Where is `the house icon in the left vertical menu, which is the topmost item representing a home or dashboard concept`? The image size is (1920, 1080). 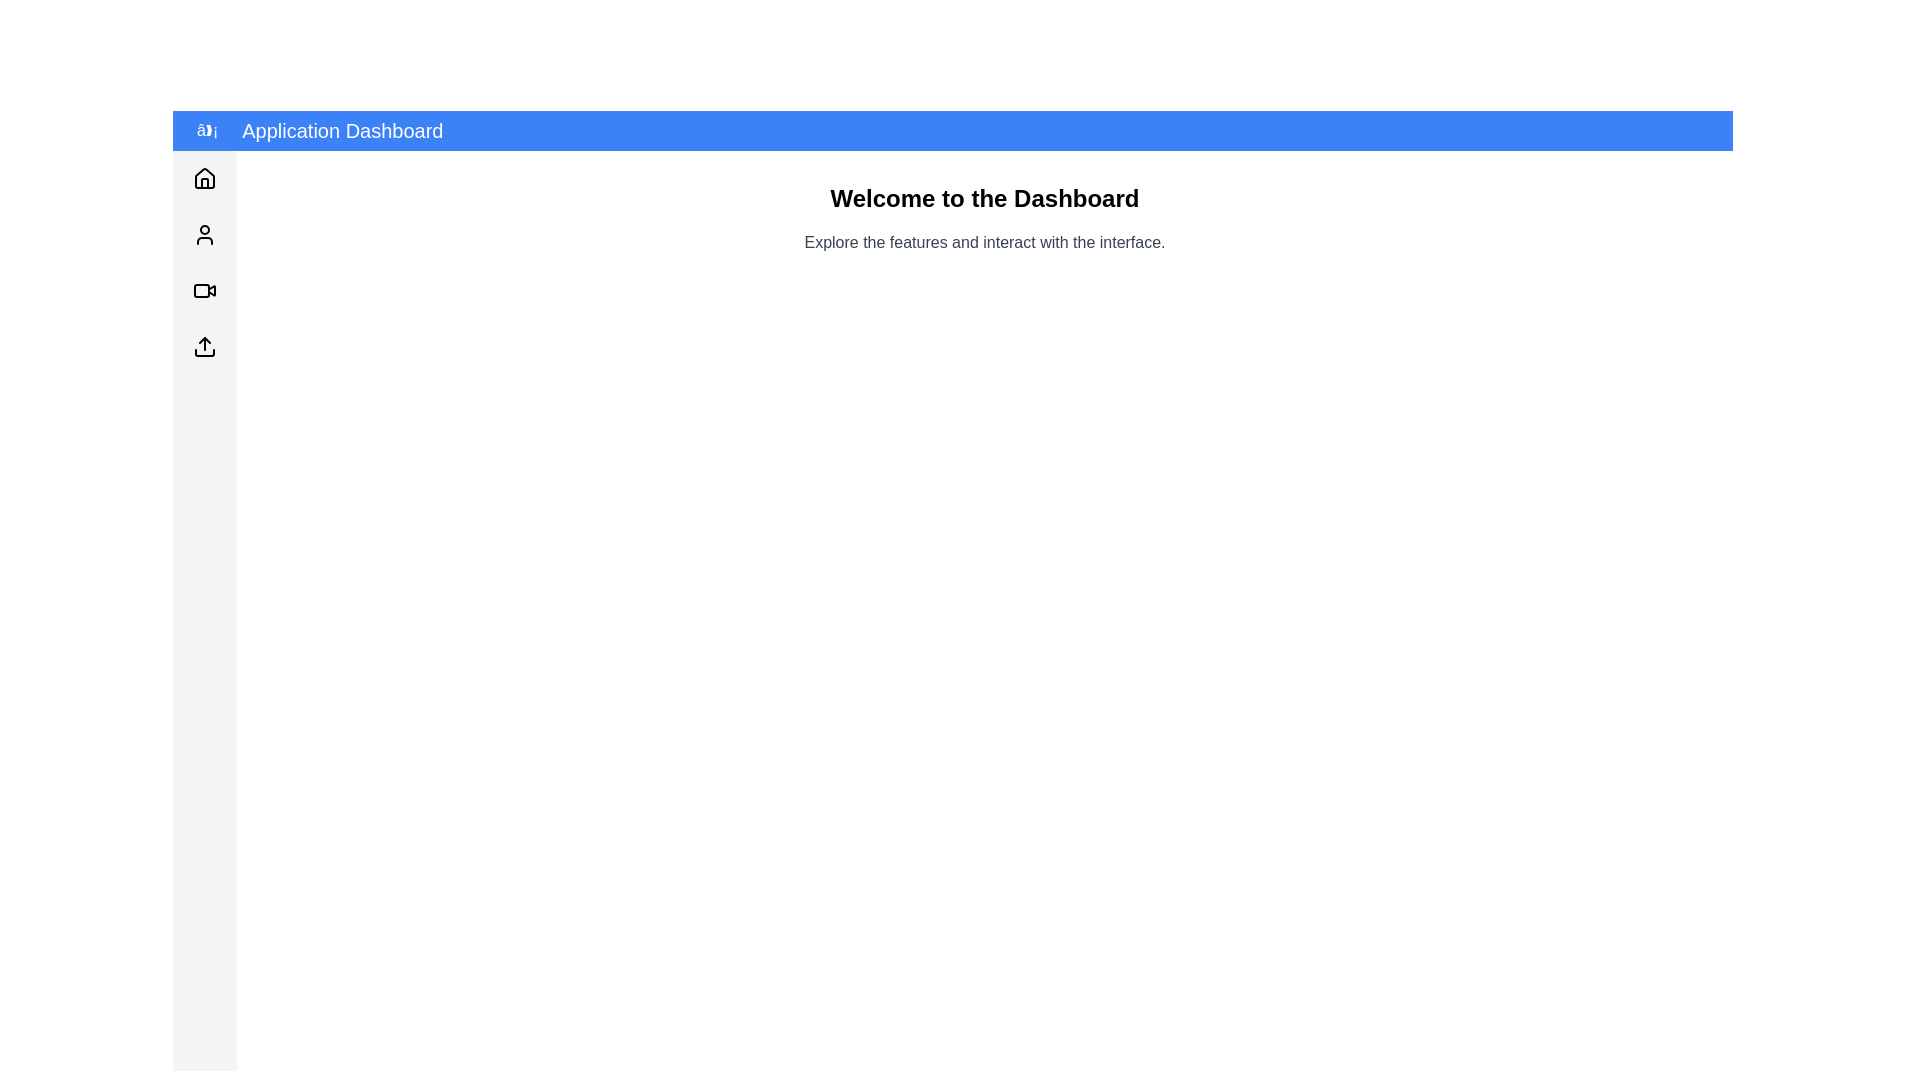 the house icon in the left vertical menu, which is the topmost item representing a home or dashboard concept is located at coordinates (205, 176).